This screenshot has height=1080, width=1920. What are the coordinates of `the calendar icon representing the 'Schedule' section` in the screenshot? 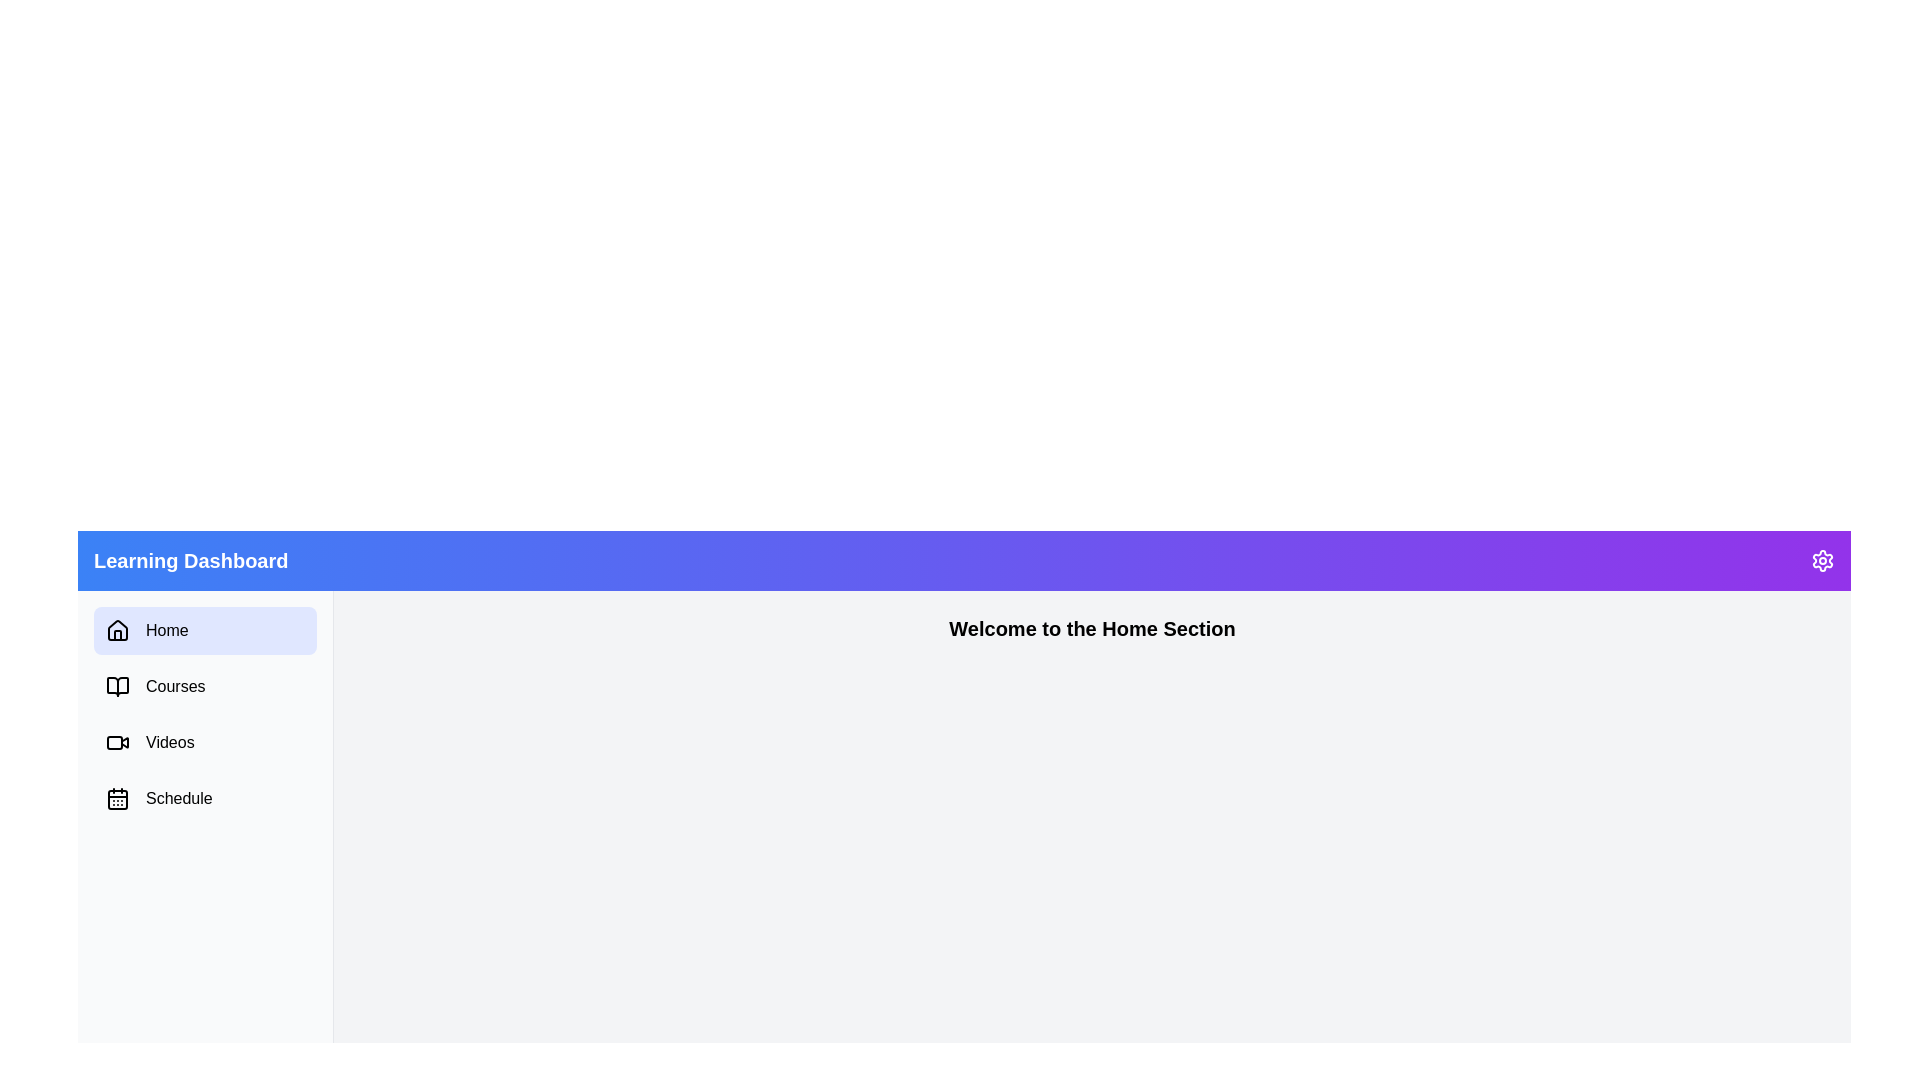 It's located at (117, 797).